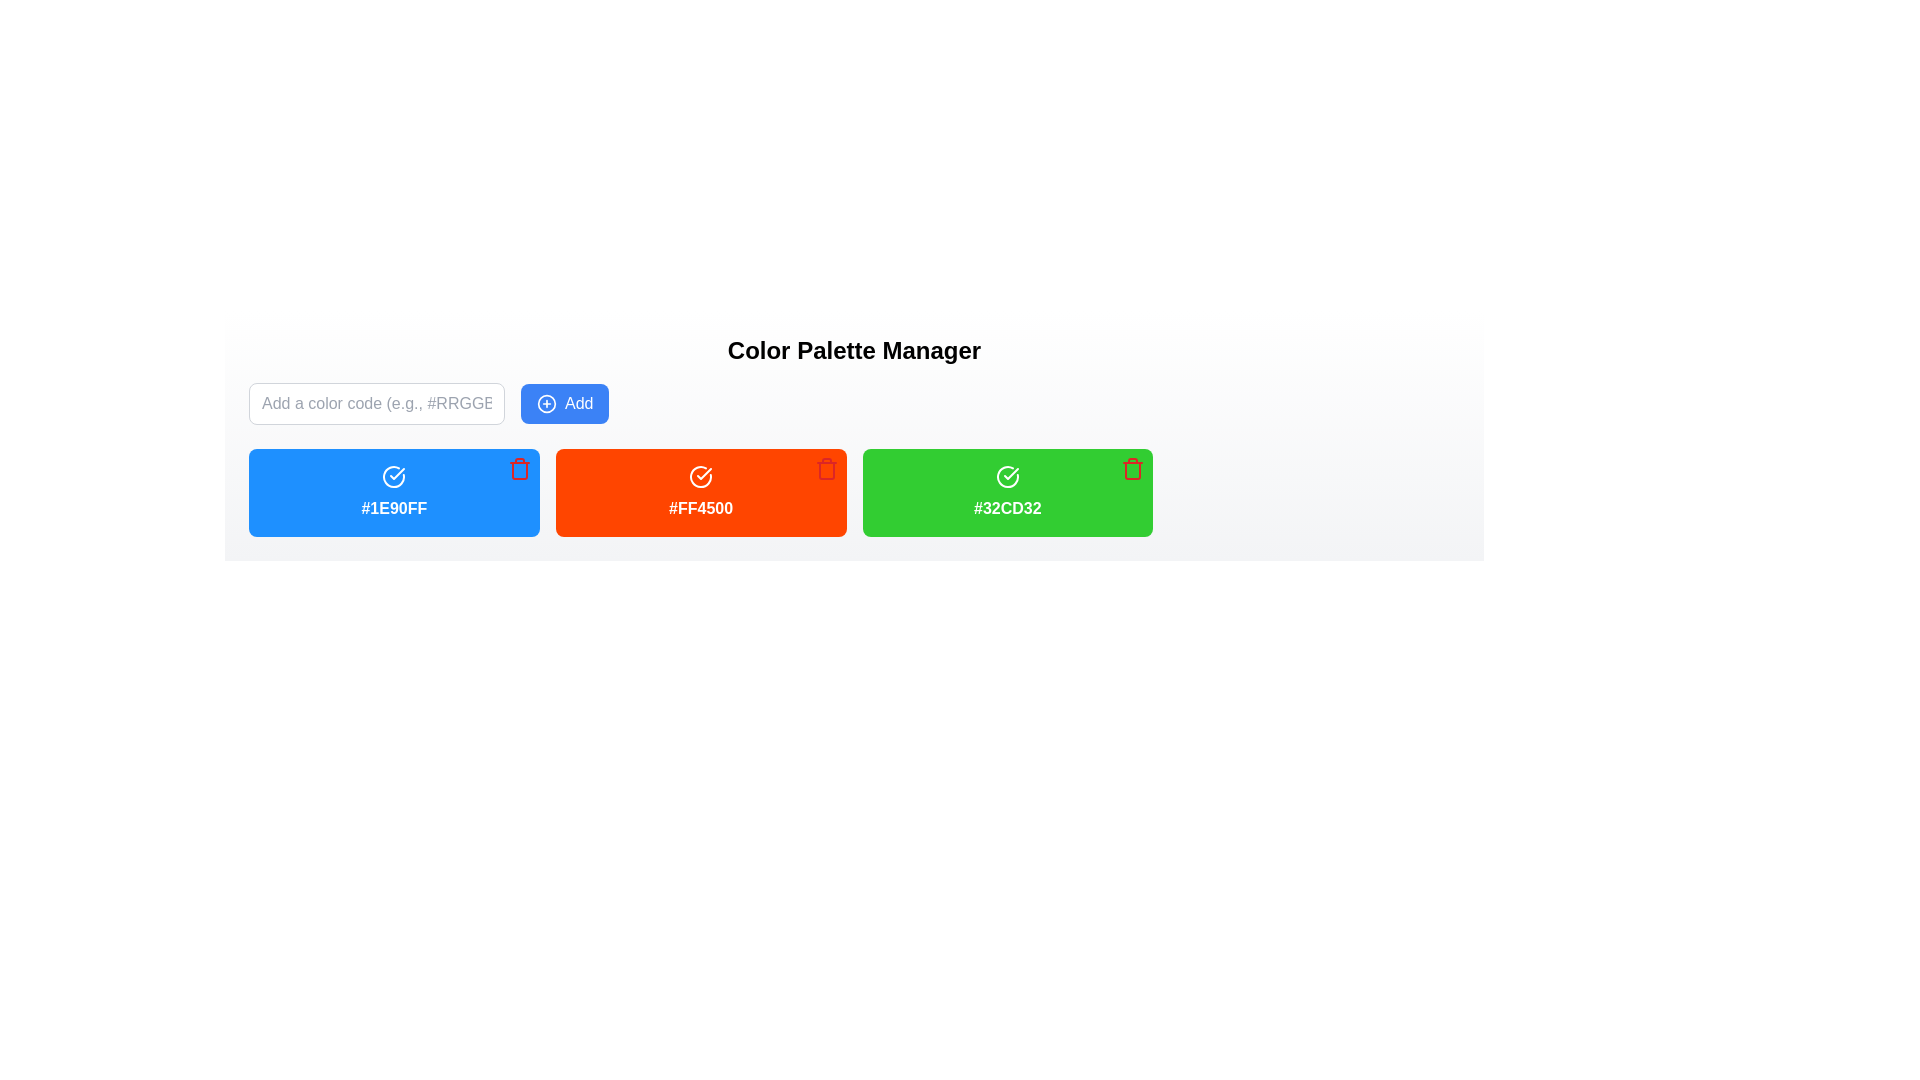  I want to click on the delete button located at the top-right corner of the orange color card labeled '#FF4500', so click(826, 469).